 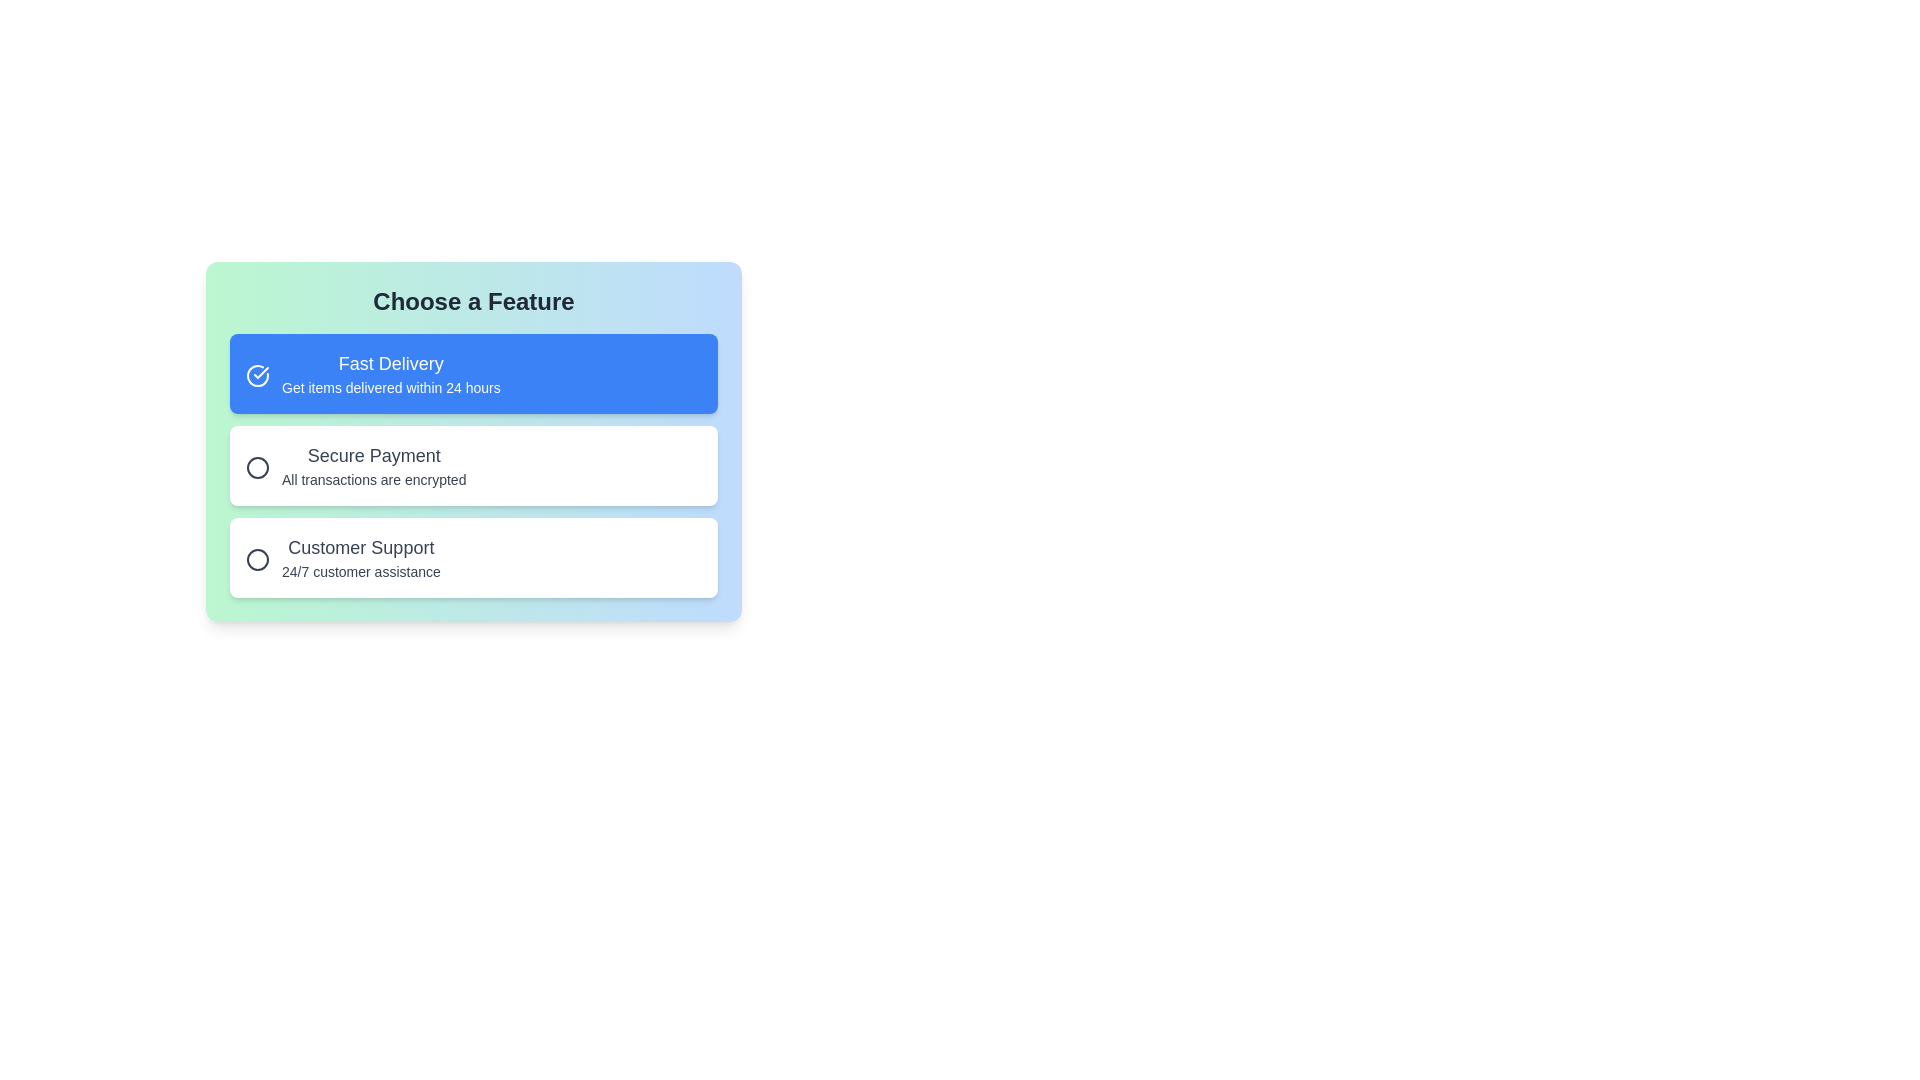 What do you see at coordinates (391, 363) in the screenshot?
I see `the 'Fast Delivery' text label, which serves as the title for the feature description indicating fast delivery services, located at the top of the feature selection interface` at bounding box center [391, 363].